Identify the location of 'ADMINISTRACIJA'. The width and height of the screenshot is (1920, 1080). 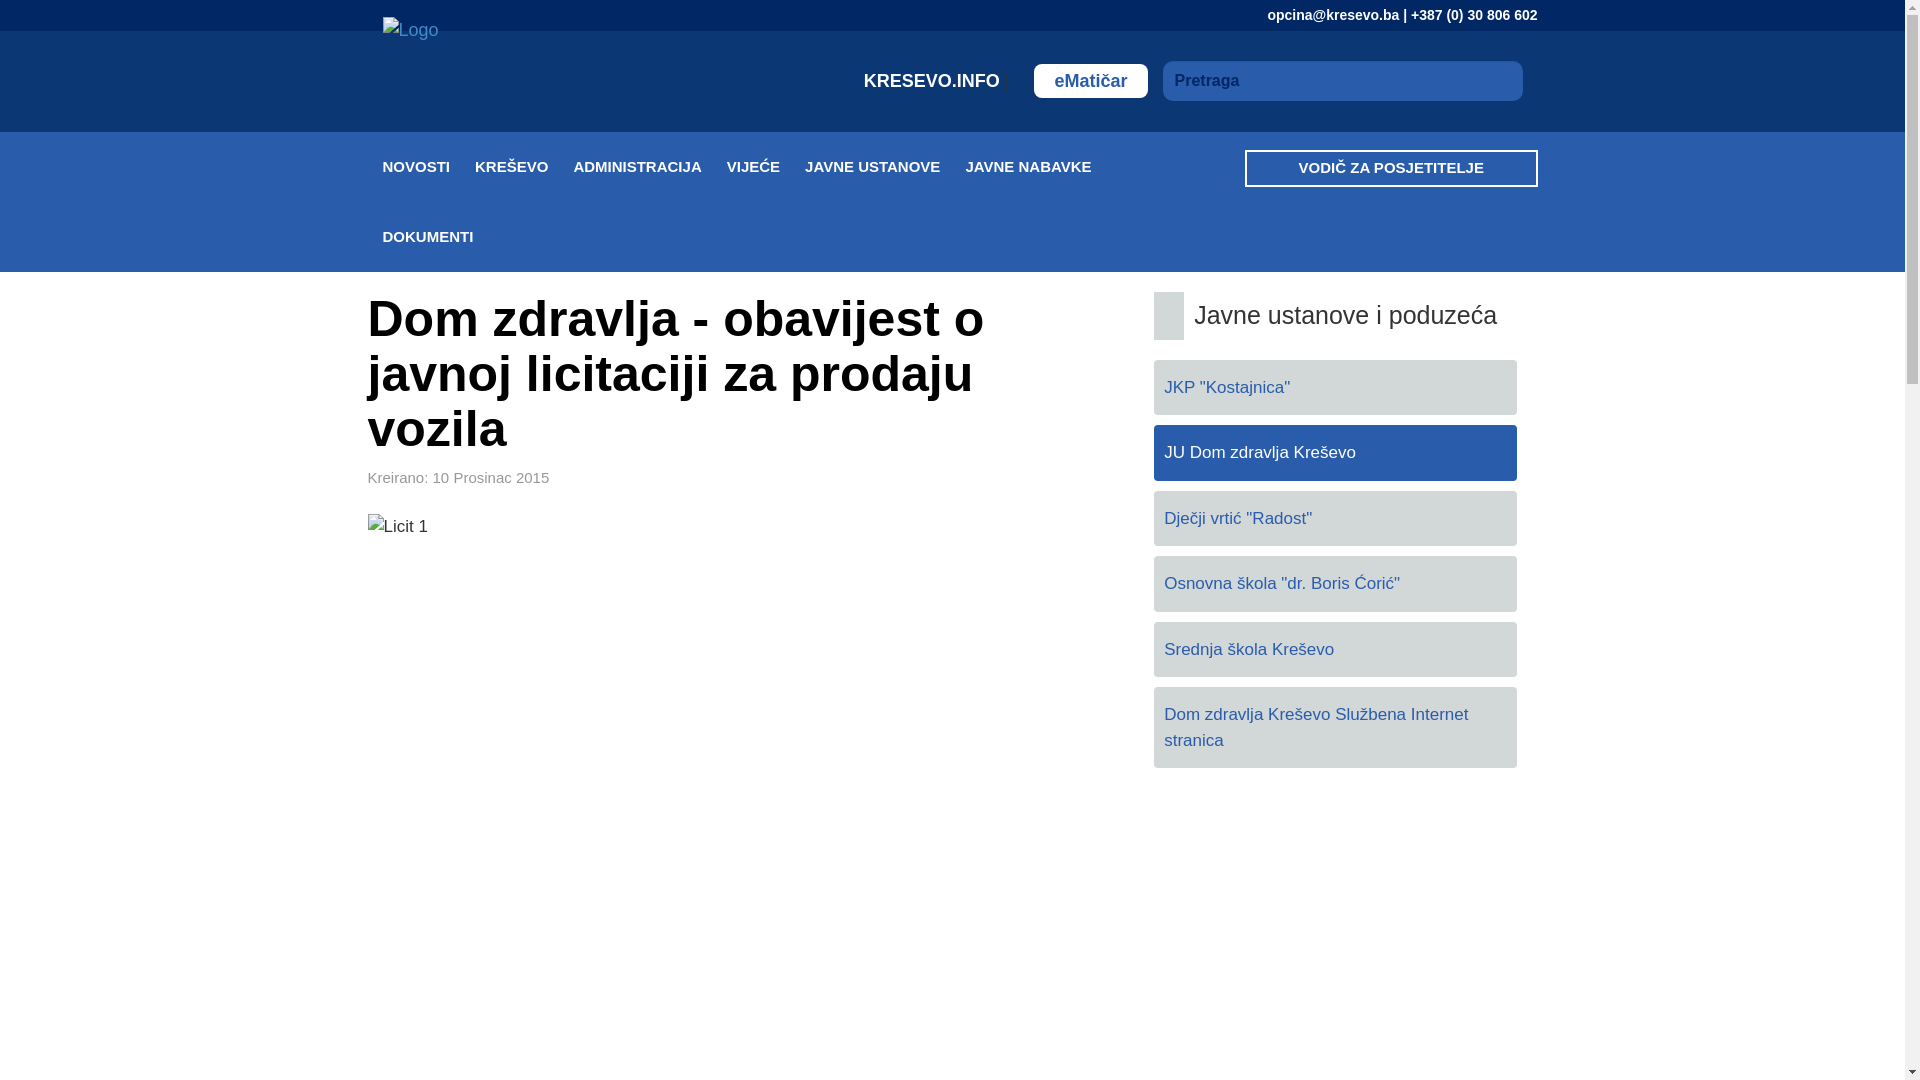
(571, 165).